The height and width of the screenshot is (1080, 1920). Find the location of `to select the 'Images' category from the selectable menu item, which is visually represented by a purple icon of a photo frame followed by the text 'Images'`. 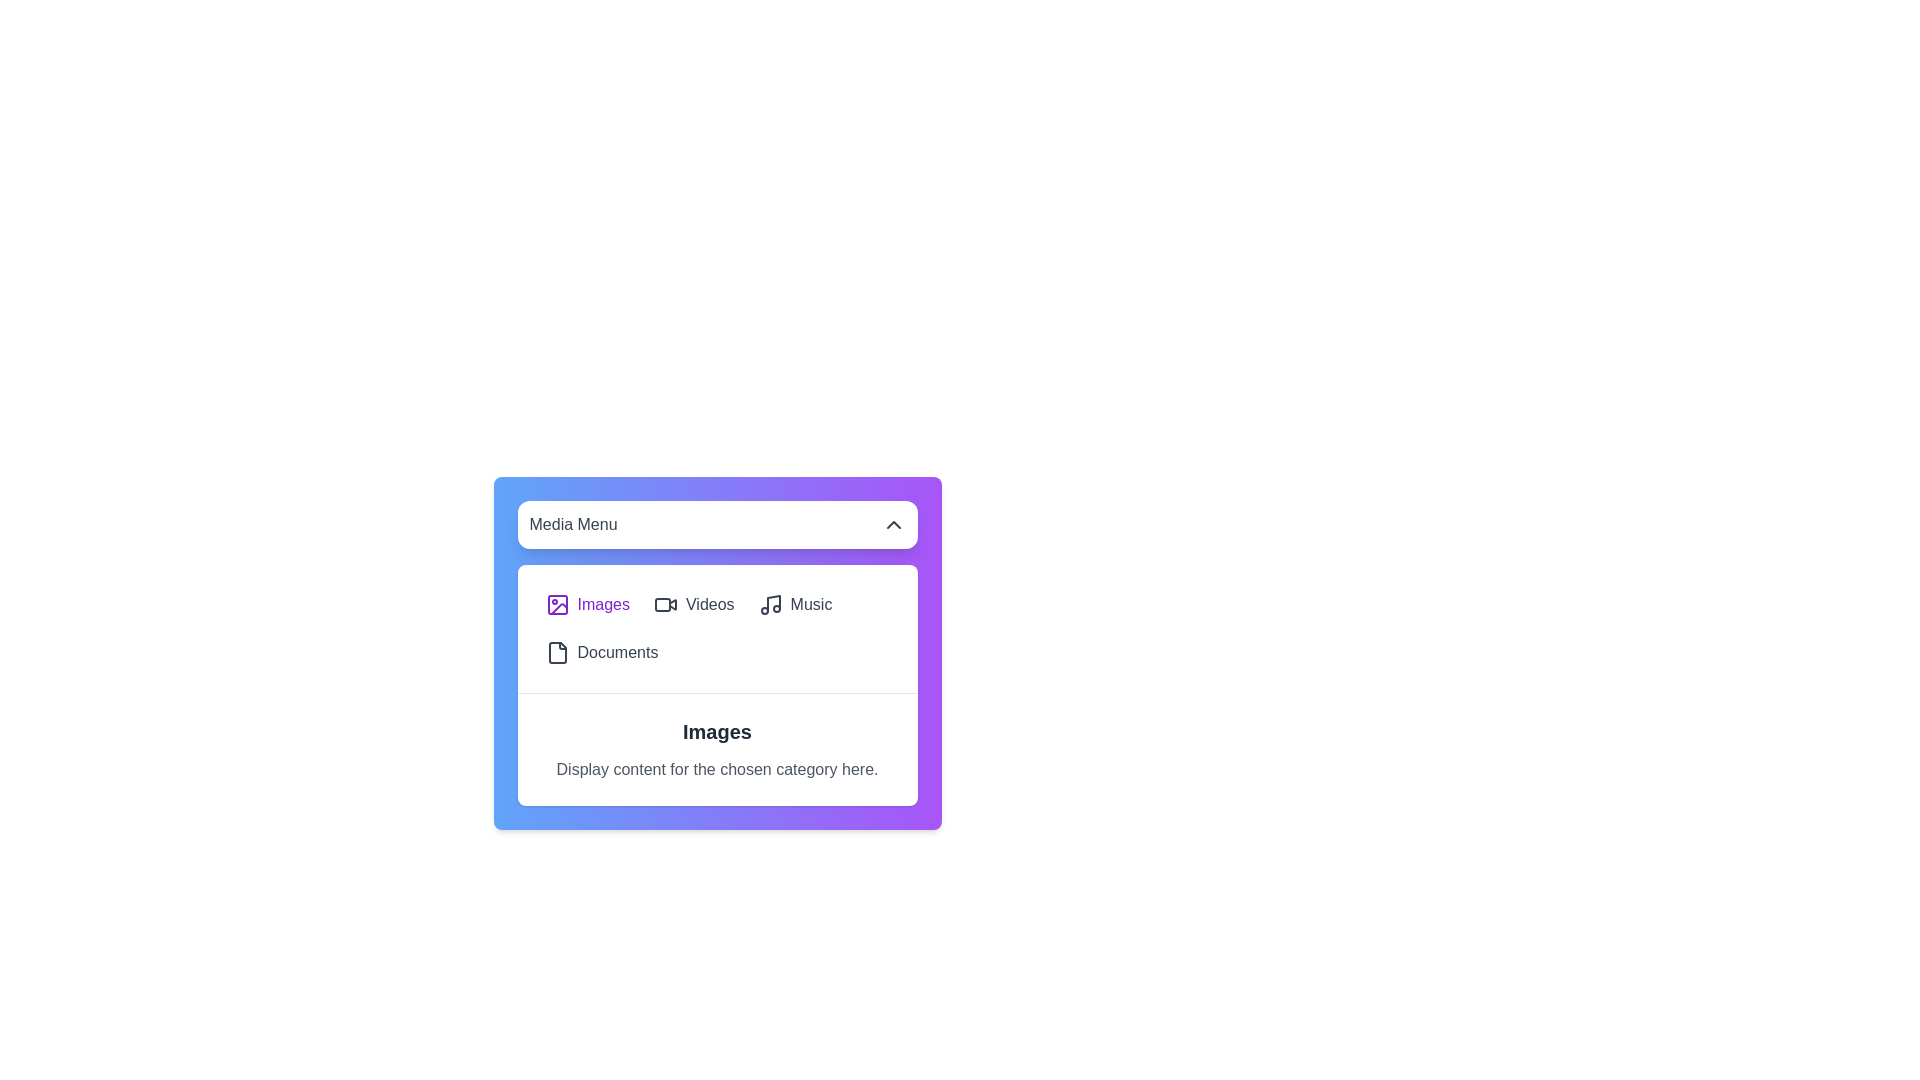

to select the 'Images' category from the selectable menu item, which is visually represented by a purple icon of a photo frame followed by the text 'Images' is located at coordinates (586, 604).